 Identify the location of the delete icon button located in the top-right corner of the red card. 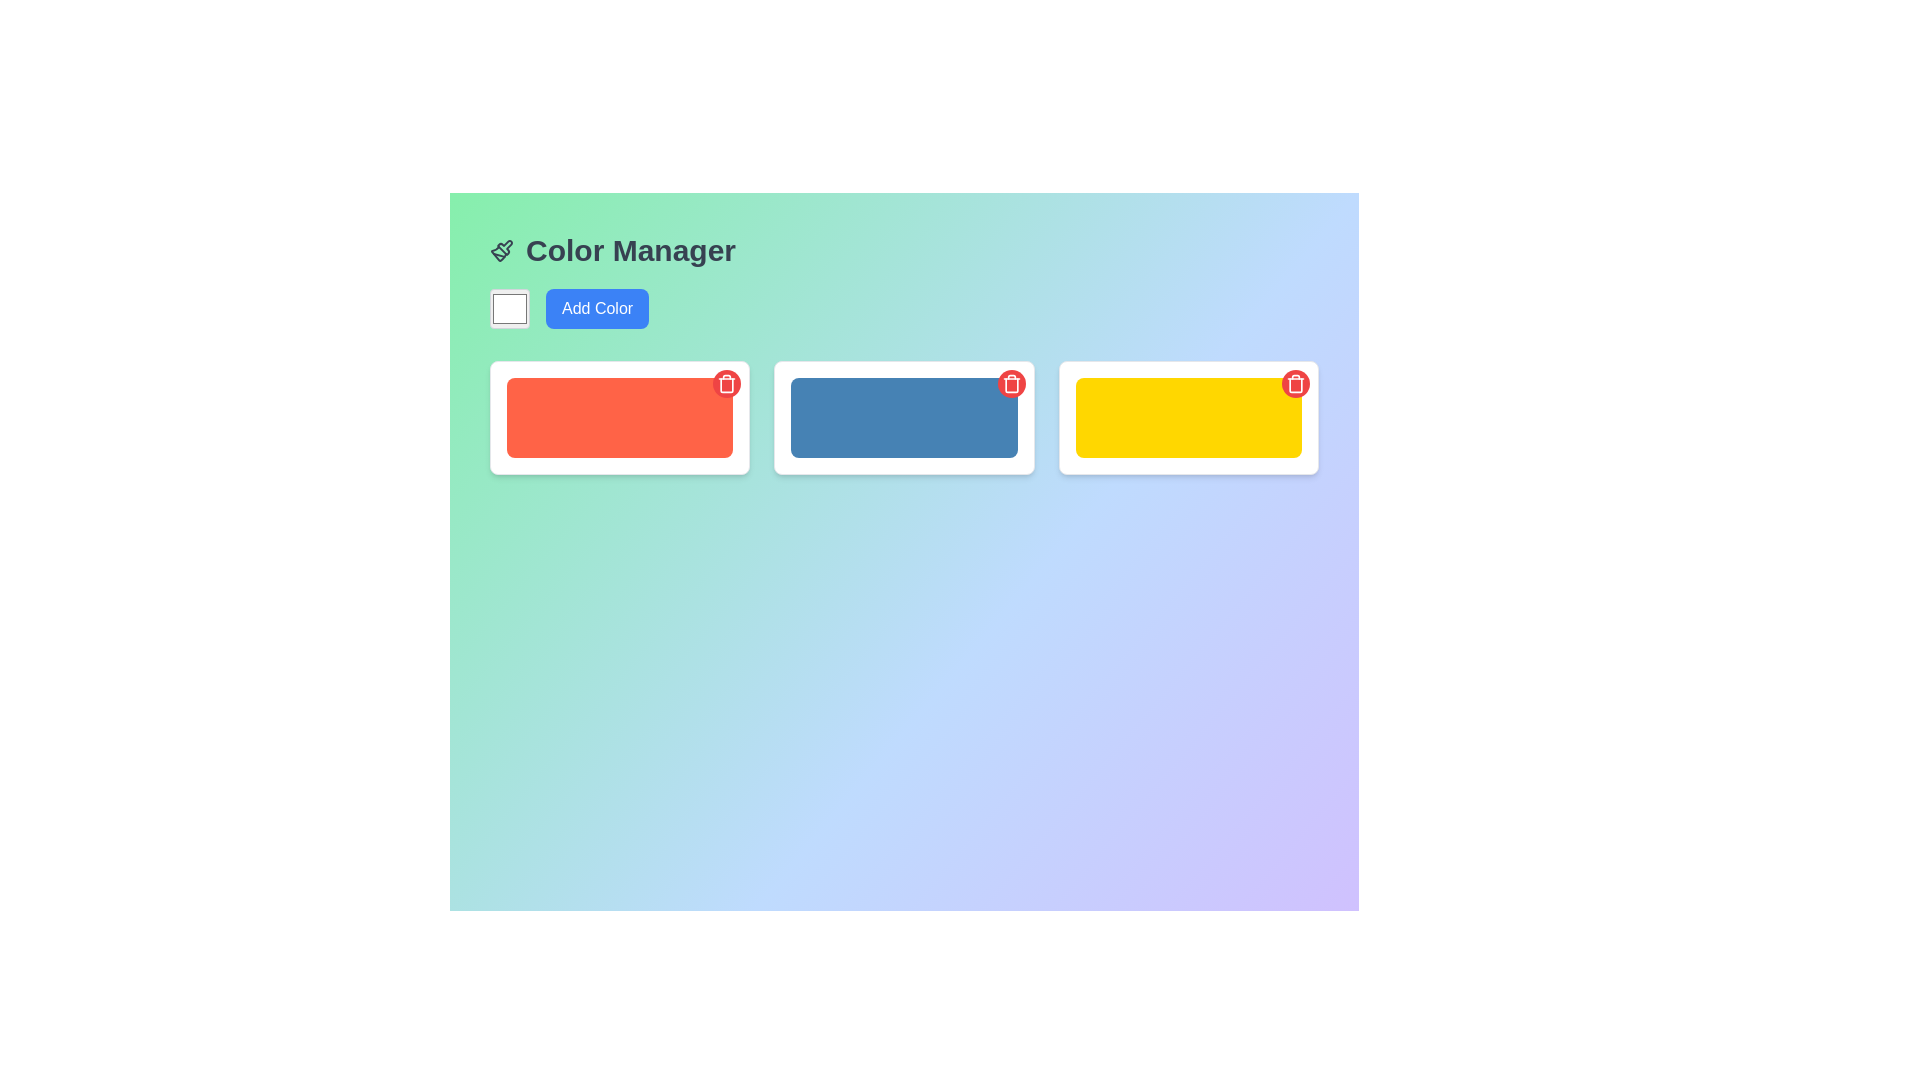
(726, 384).